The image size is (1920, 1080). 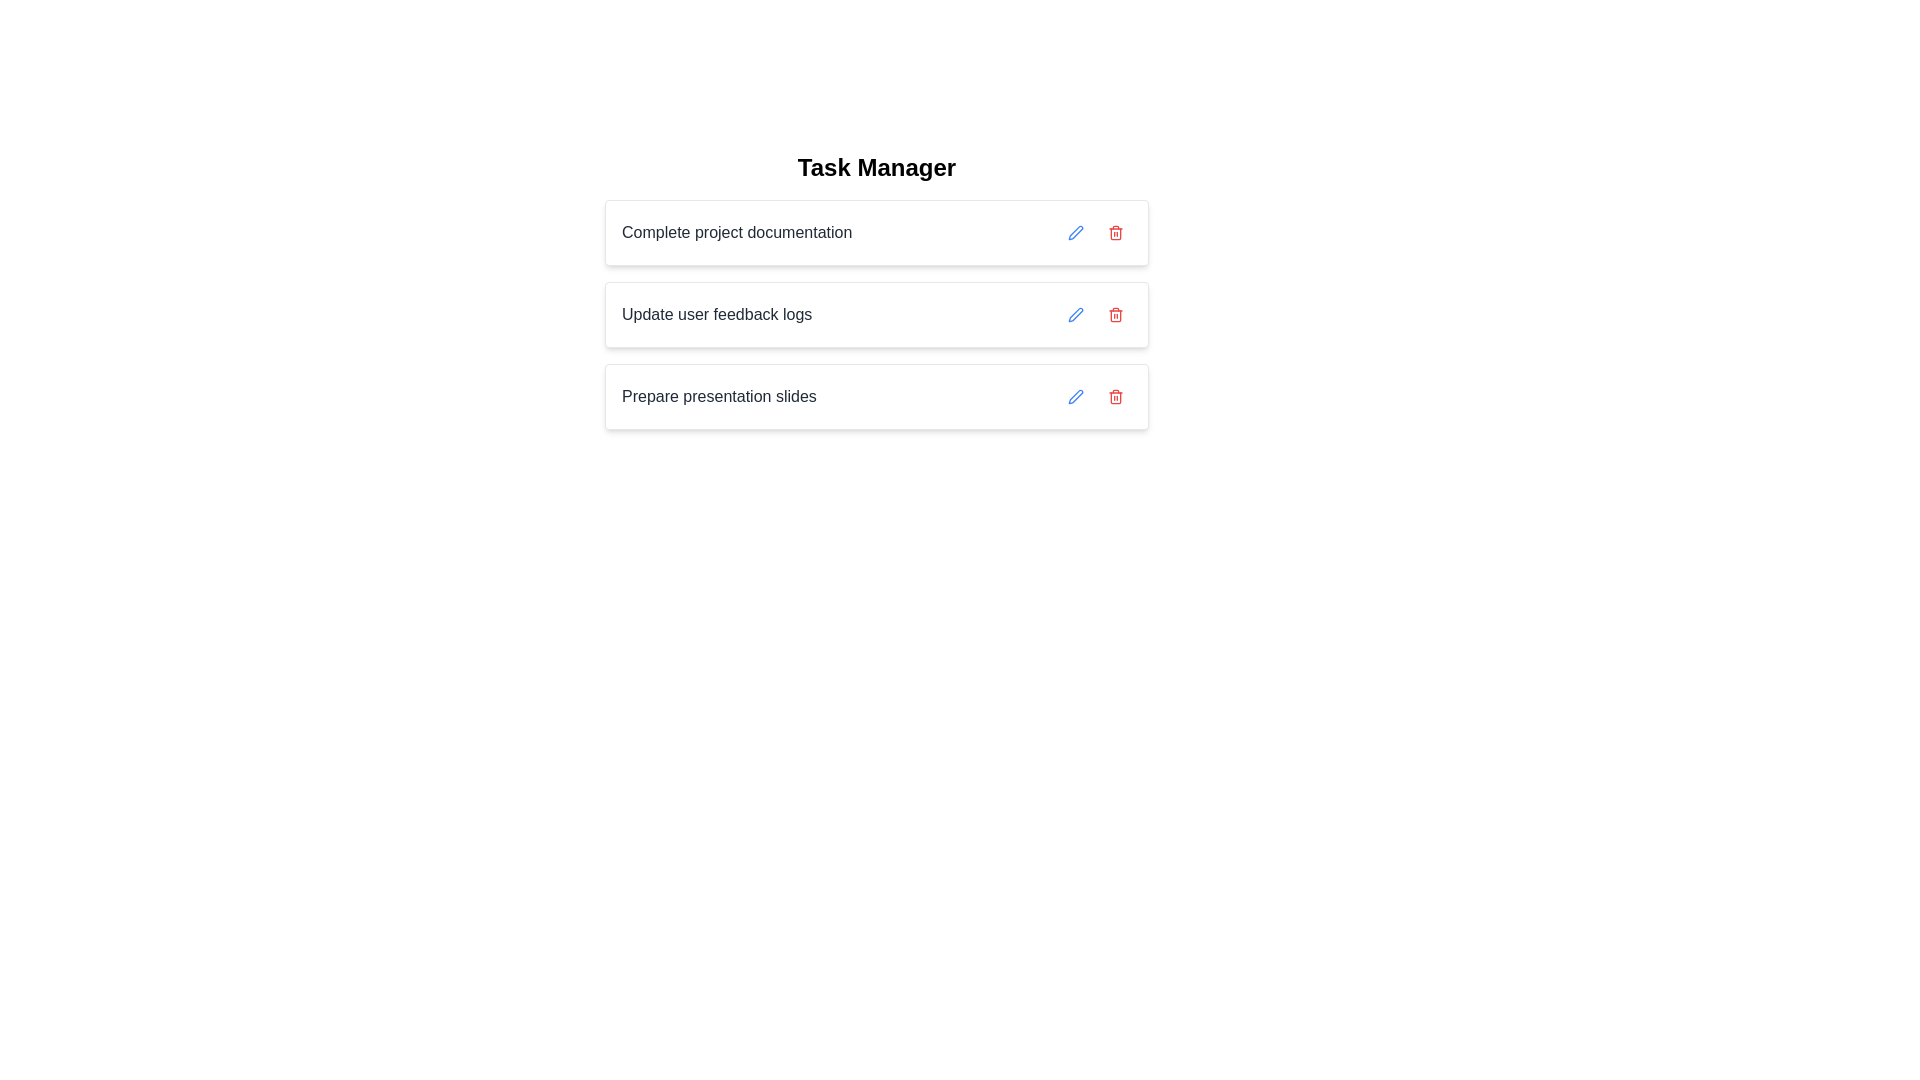 What do you see at coordinates (1074, 396) in the screenshot?
I see `the edit icon represented by a pen located at the right side of the second task entry` at bounding box center [1074, 396].